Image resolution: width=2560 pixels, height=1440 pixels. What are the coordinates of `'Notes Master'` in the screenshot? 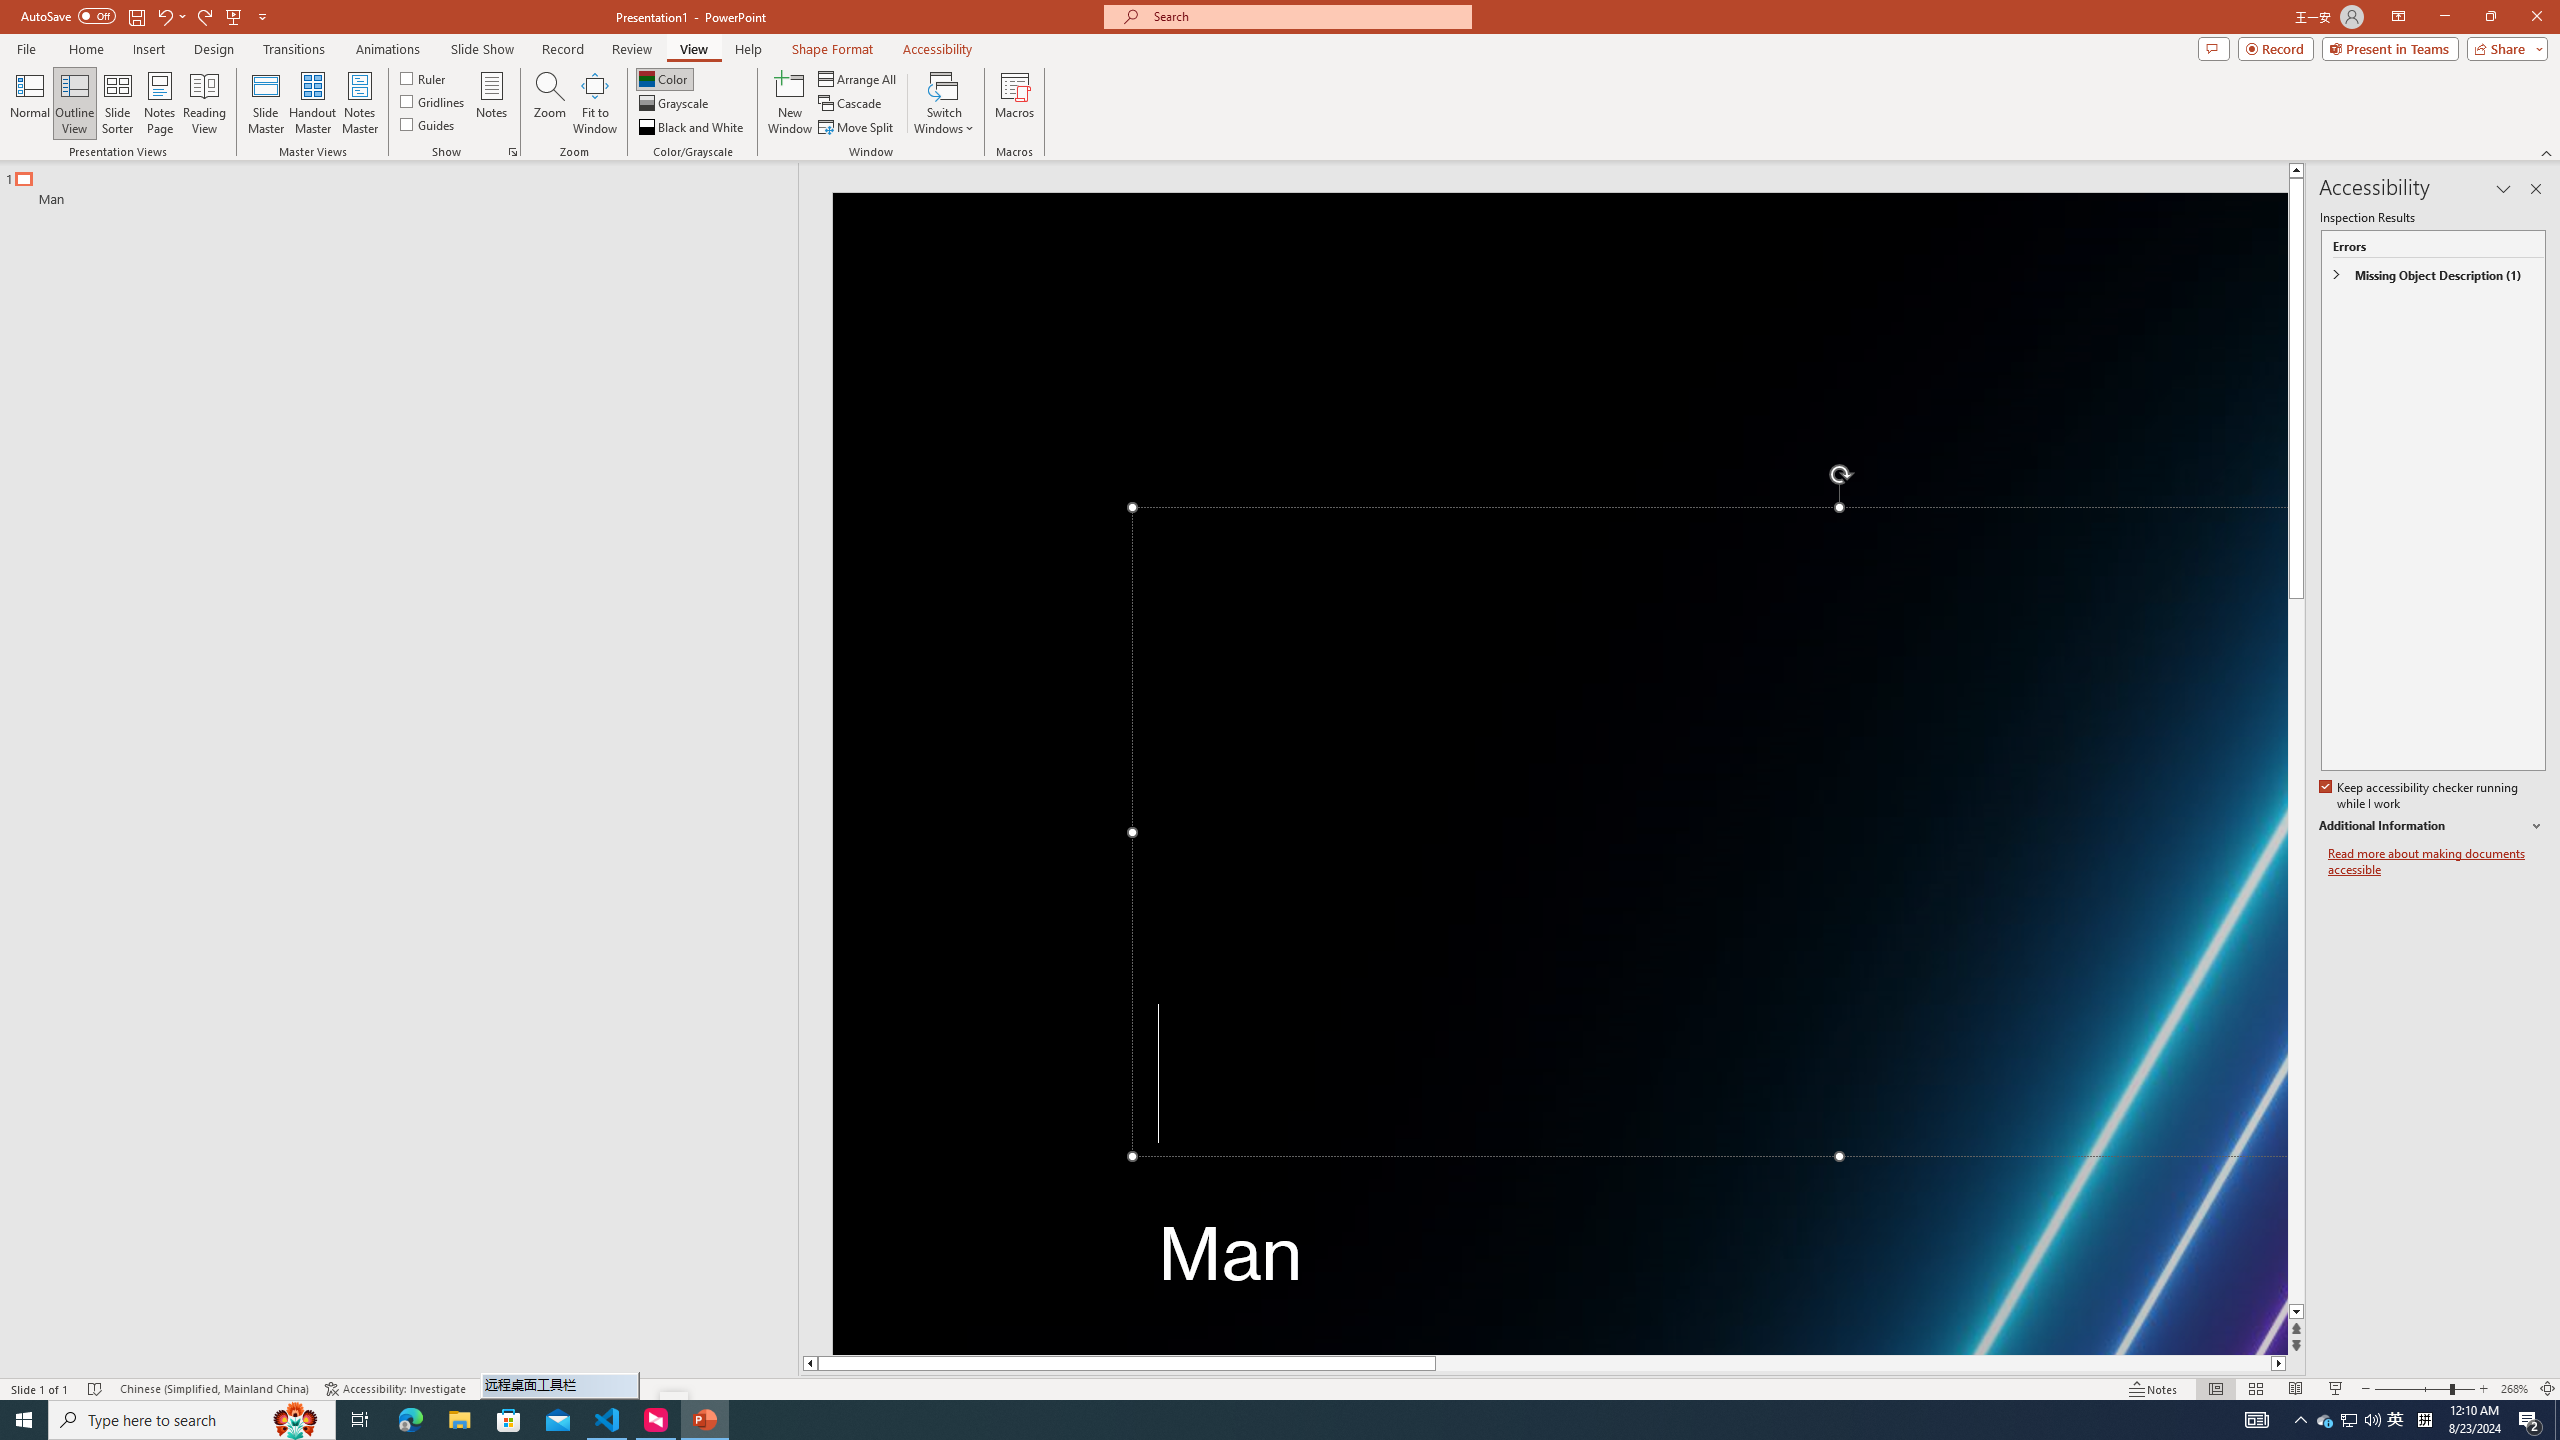 It's located at (358, 103).